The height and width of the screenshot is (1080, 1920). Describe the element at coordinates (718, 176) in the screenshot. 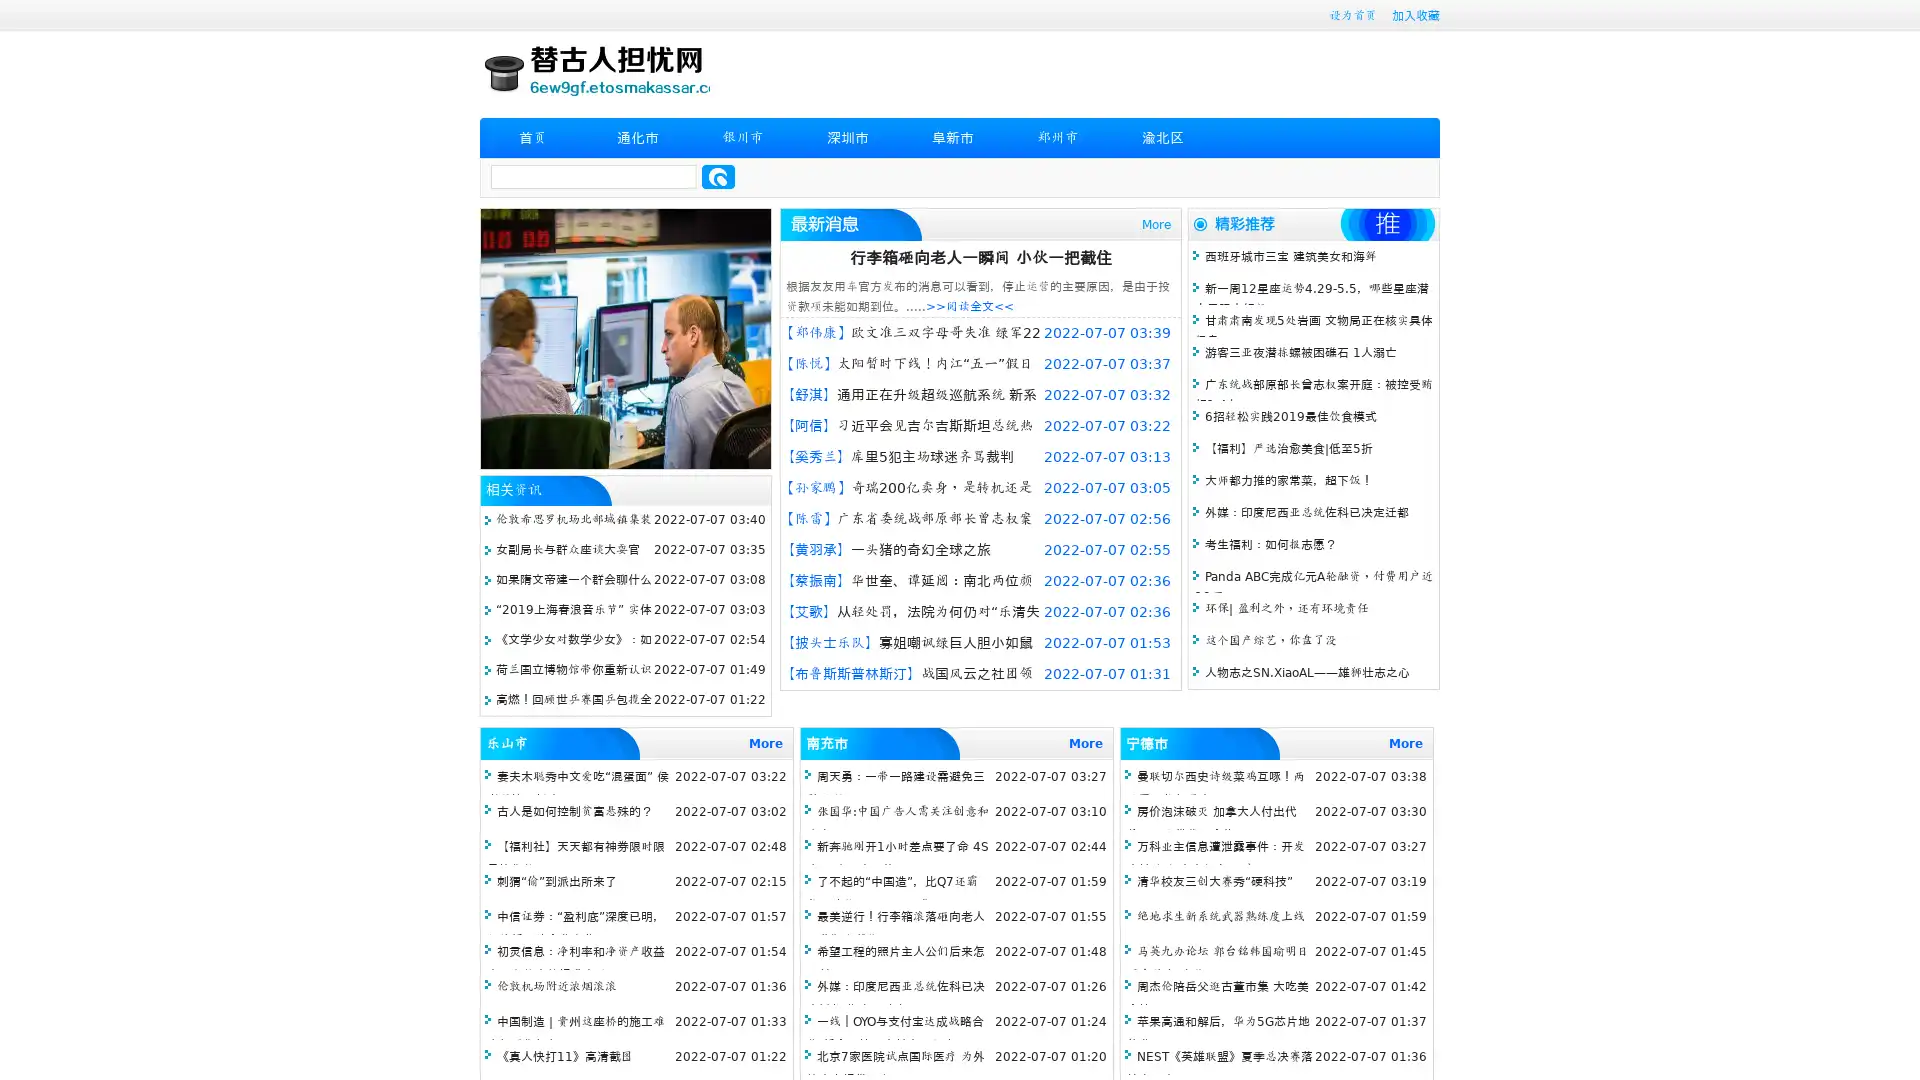

I see `Search` at that location.